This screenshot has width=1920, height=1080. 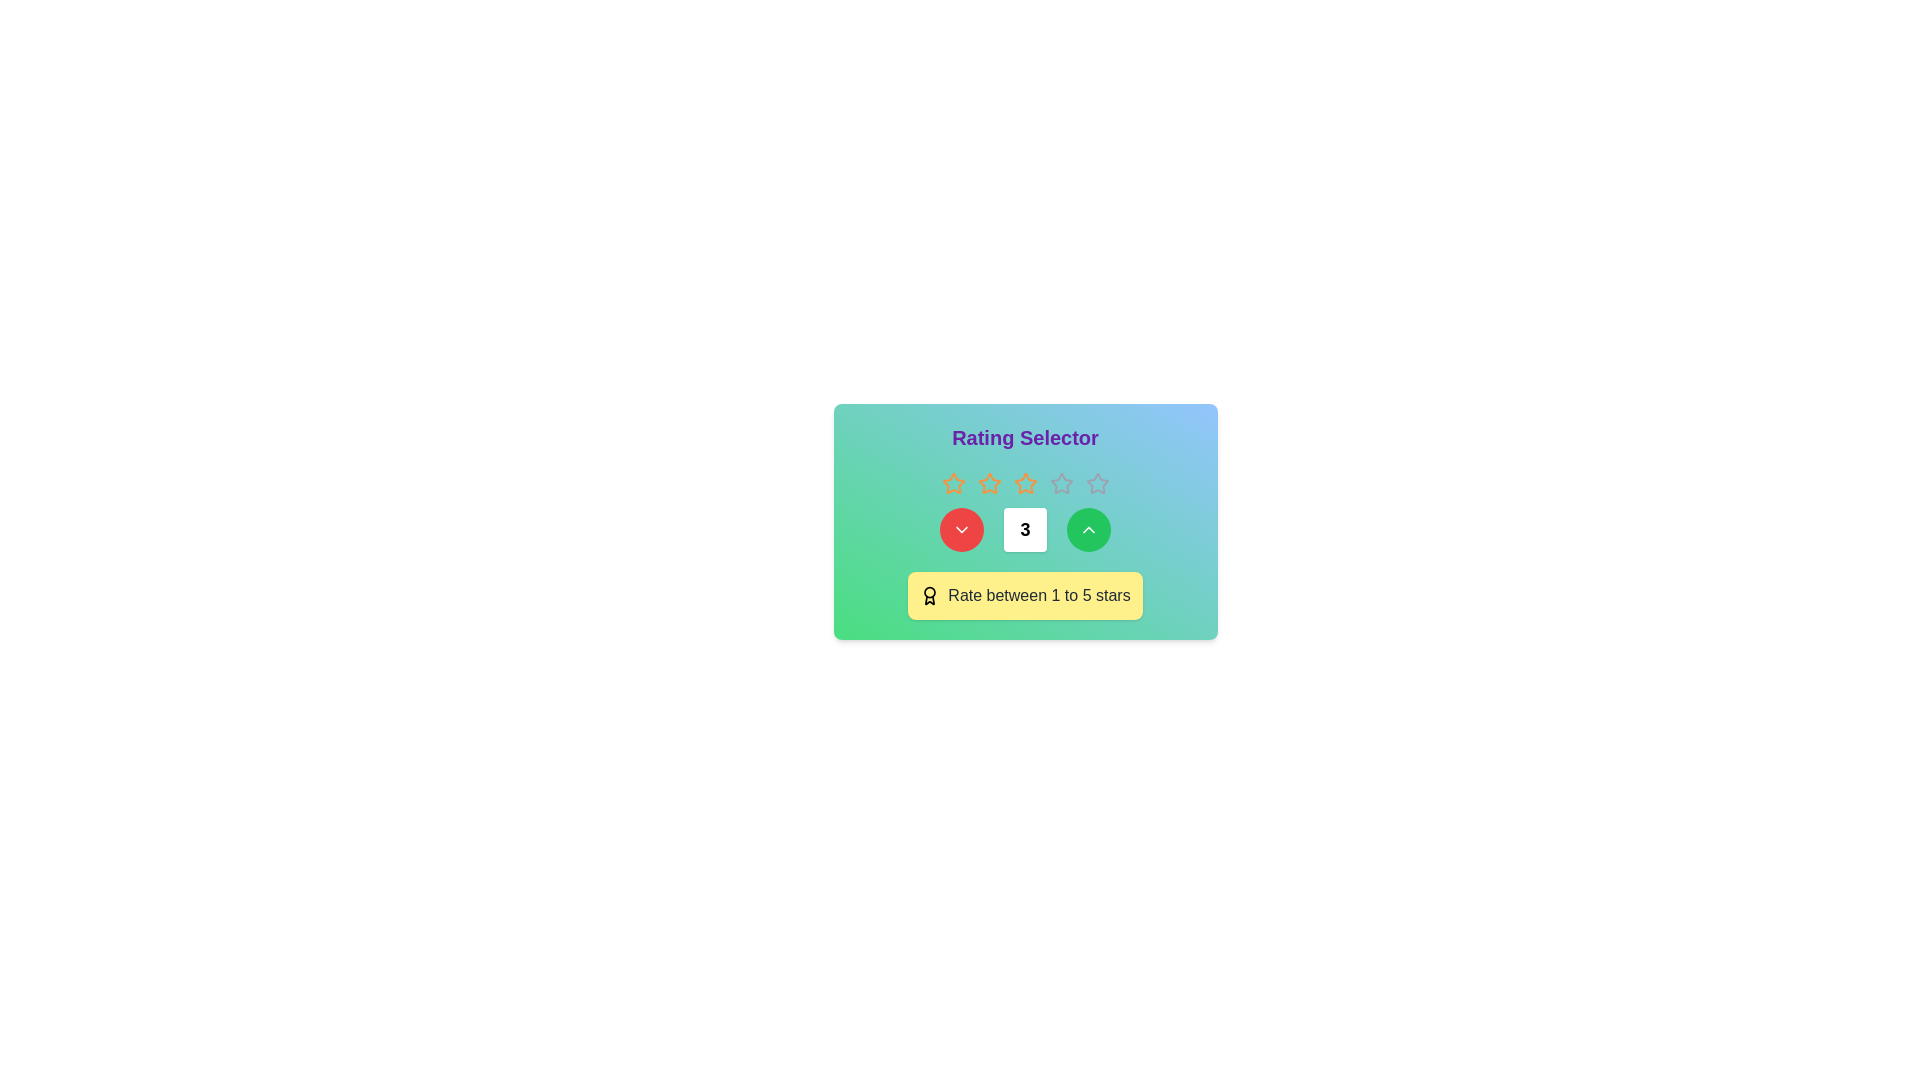 I want to click on the last star icon in the rating system, so click(x=1096, y=483).